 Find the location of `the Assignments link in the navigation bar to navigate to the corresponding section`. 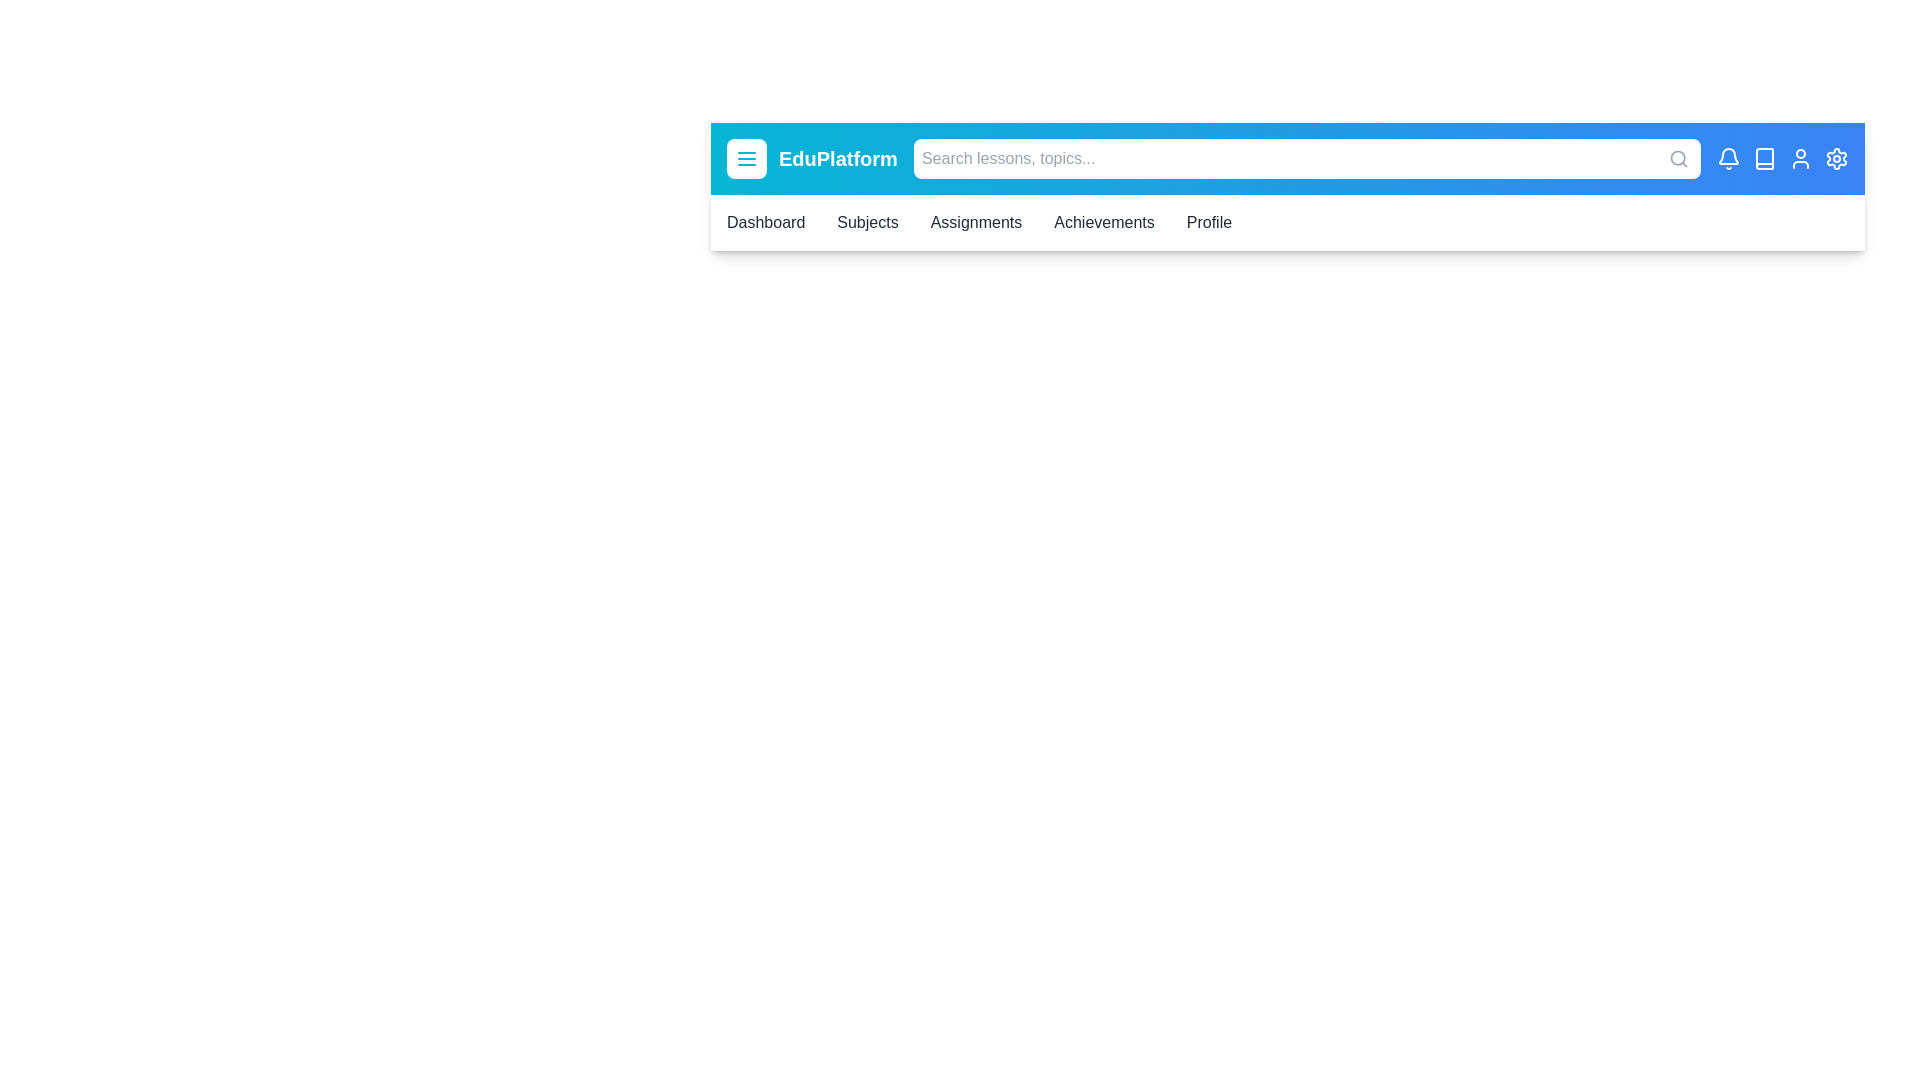

the Assignments link in the navigation bar to navigate to the corresponding section is located at coordinates (975, 223).